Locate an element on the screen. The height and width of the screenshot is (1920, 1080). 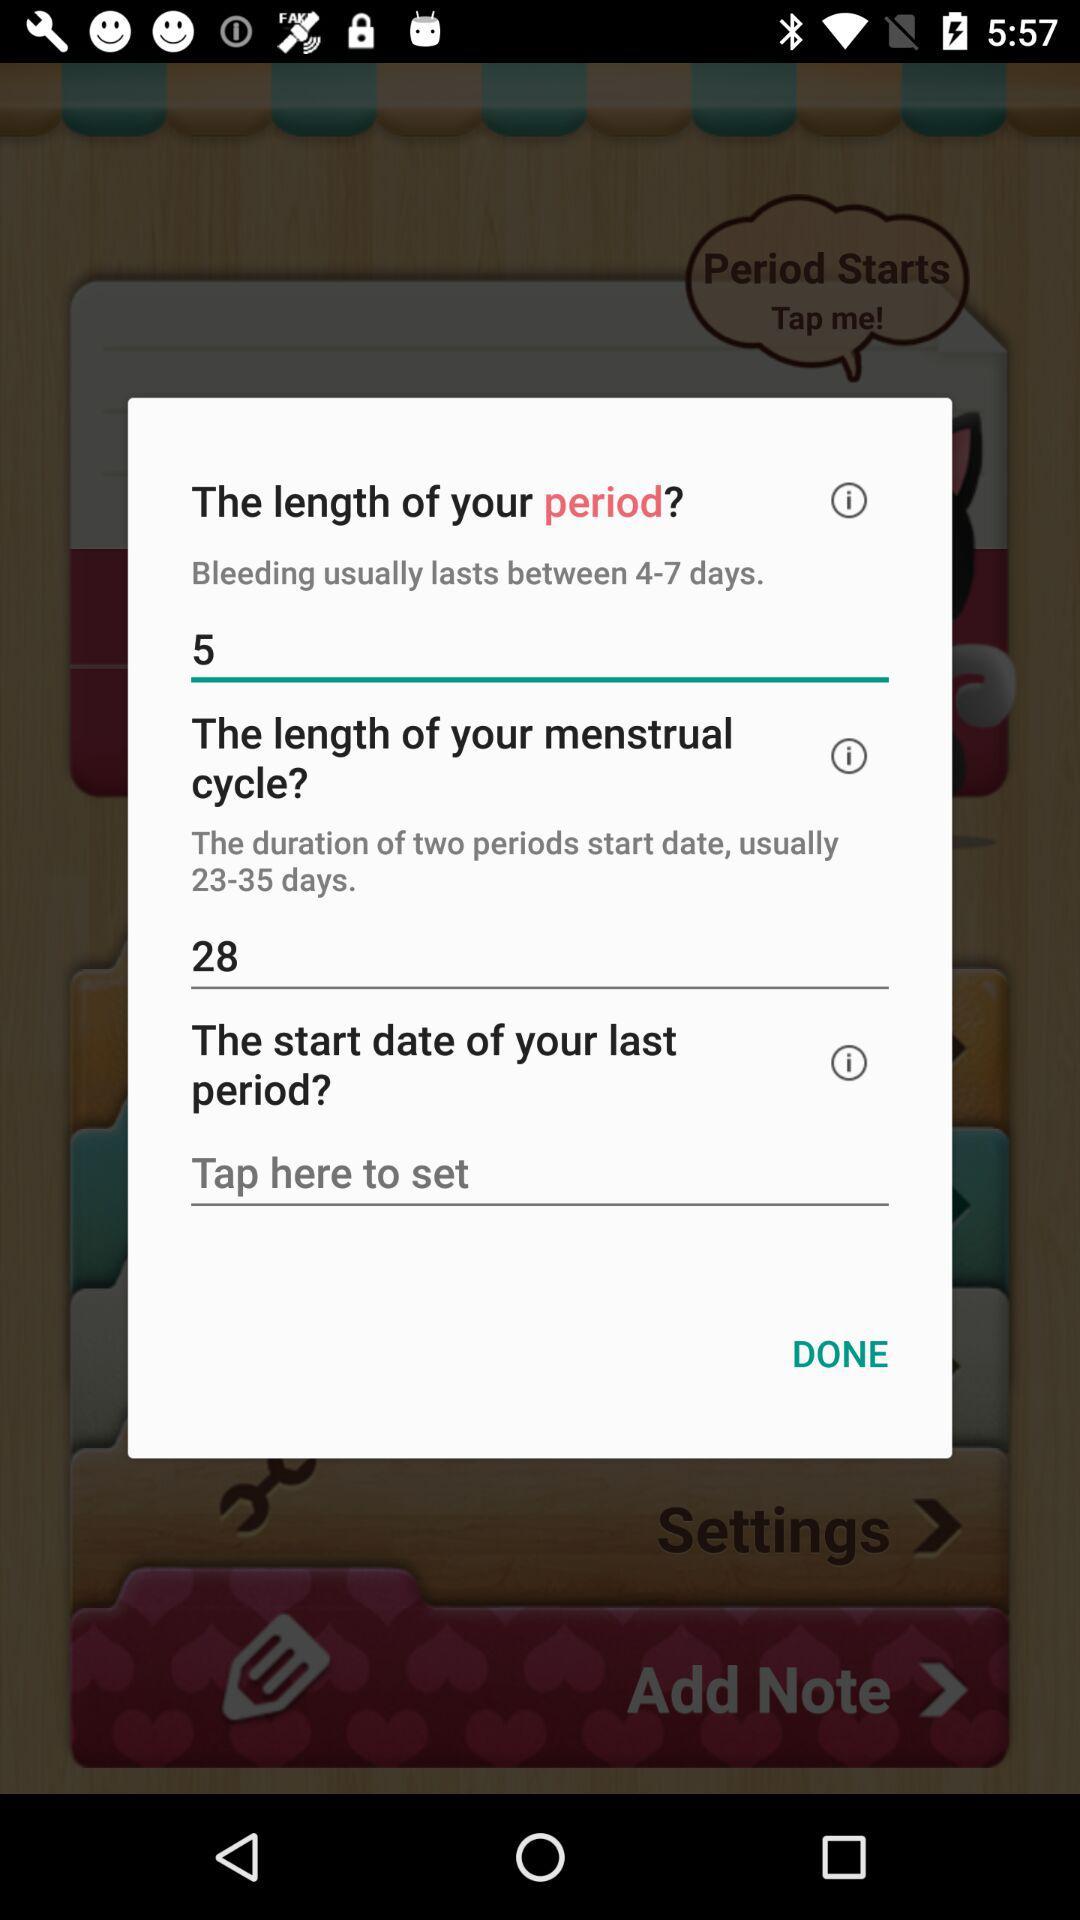
open more information about an iten is located at coordinates (849, 755).